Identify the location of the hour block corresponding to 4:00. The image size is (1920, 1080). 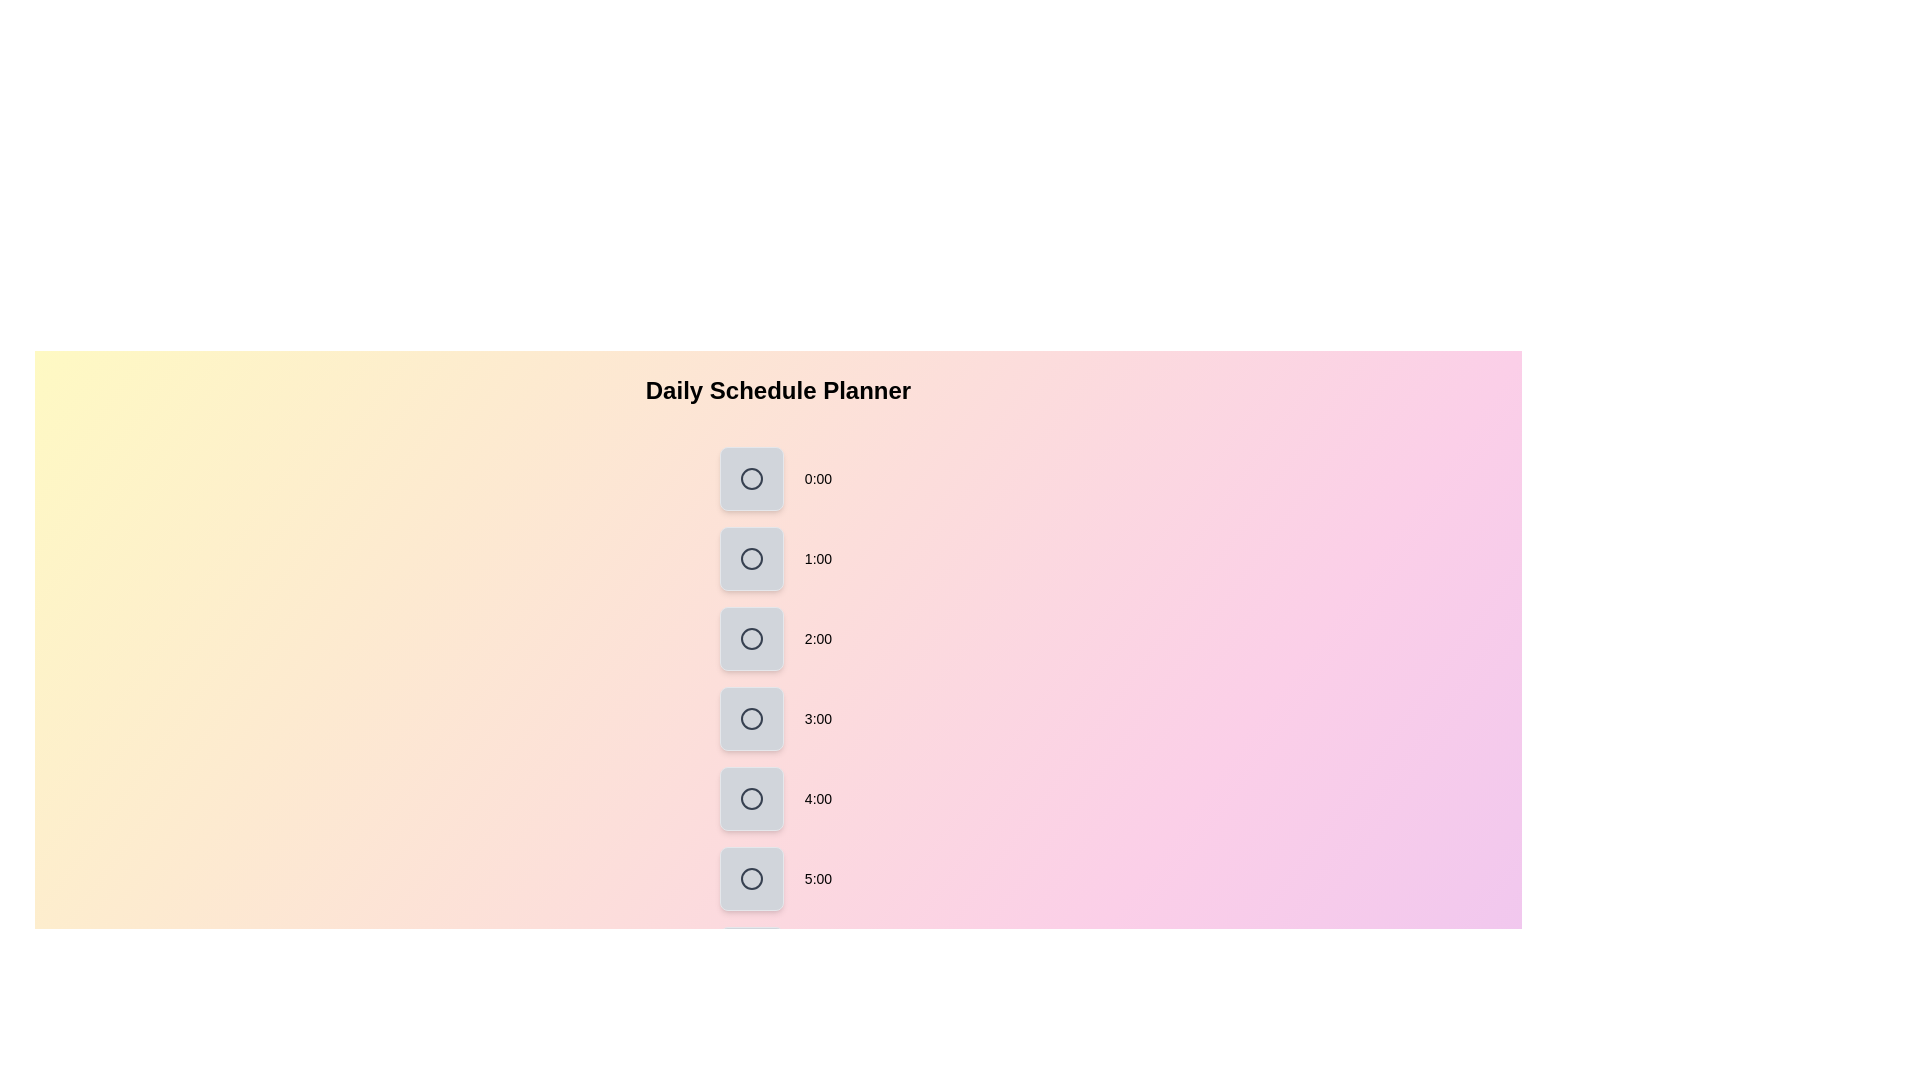
(751, 797).